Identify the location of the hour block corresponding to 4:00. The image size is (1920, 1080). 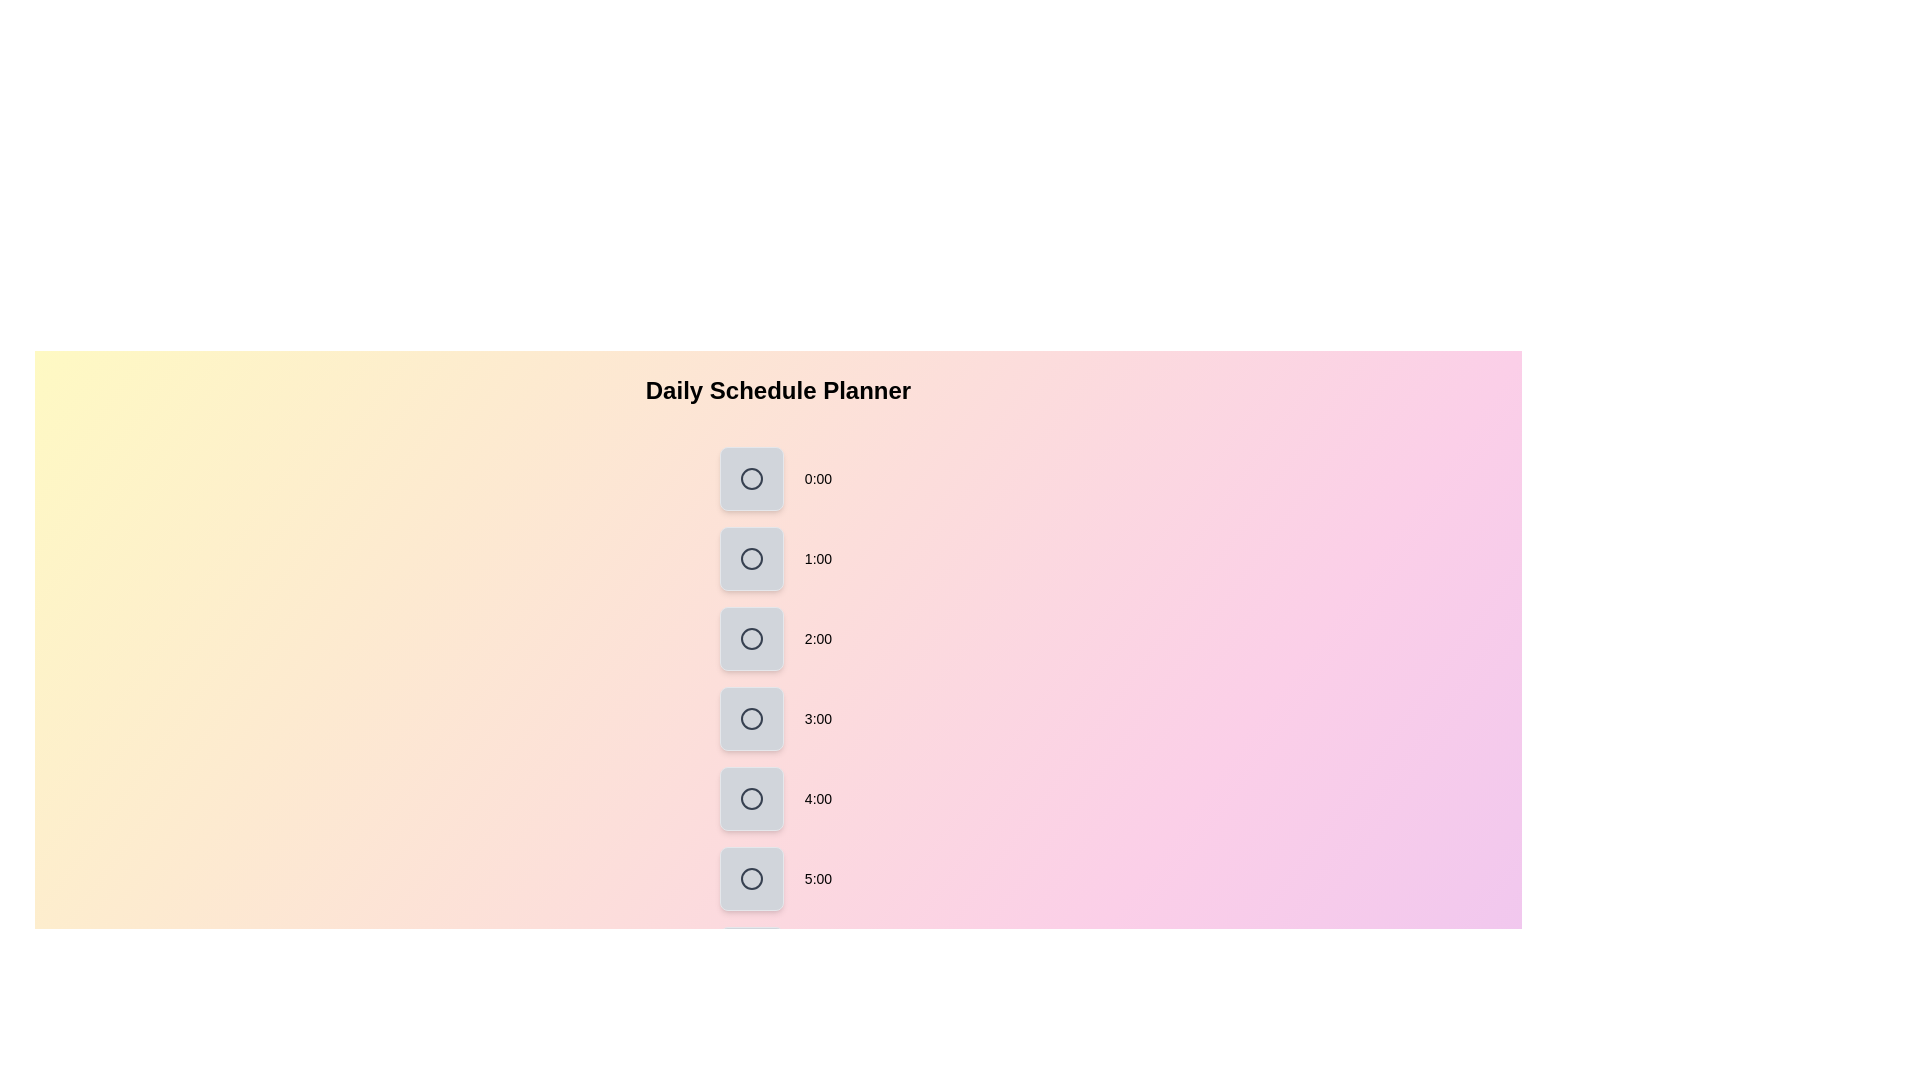
(751, 797).